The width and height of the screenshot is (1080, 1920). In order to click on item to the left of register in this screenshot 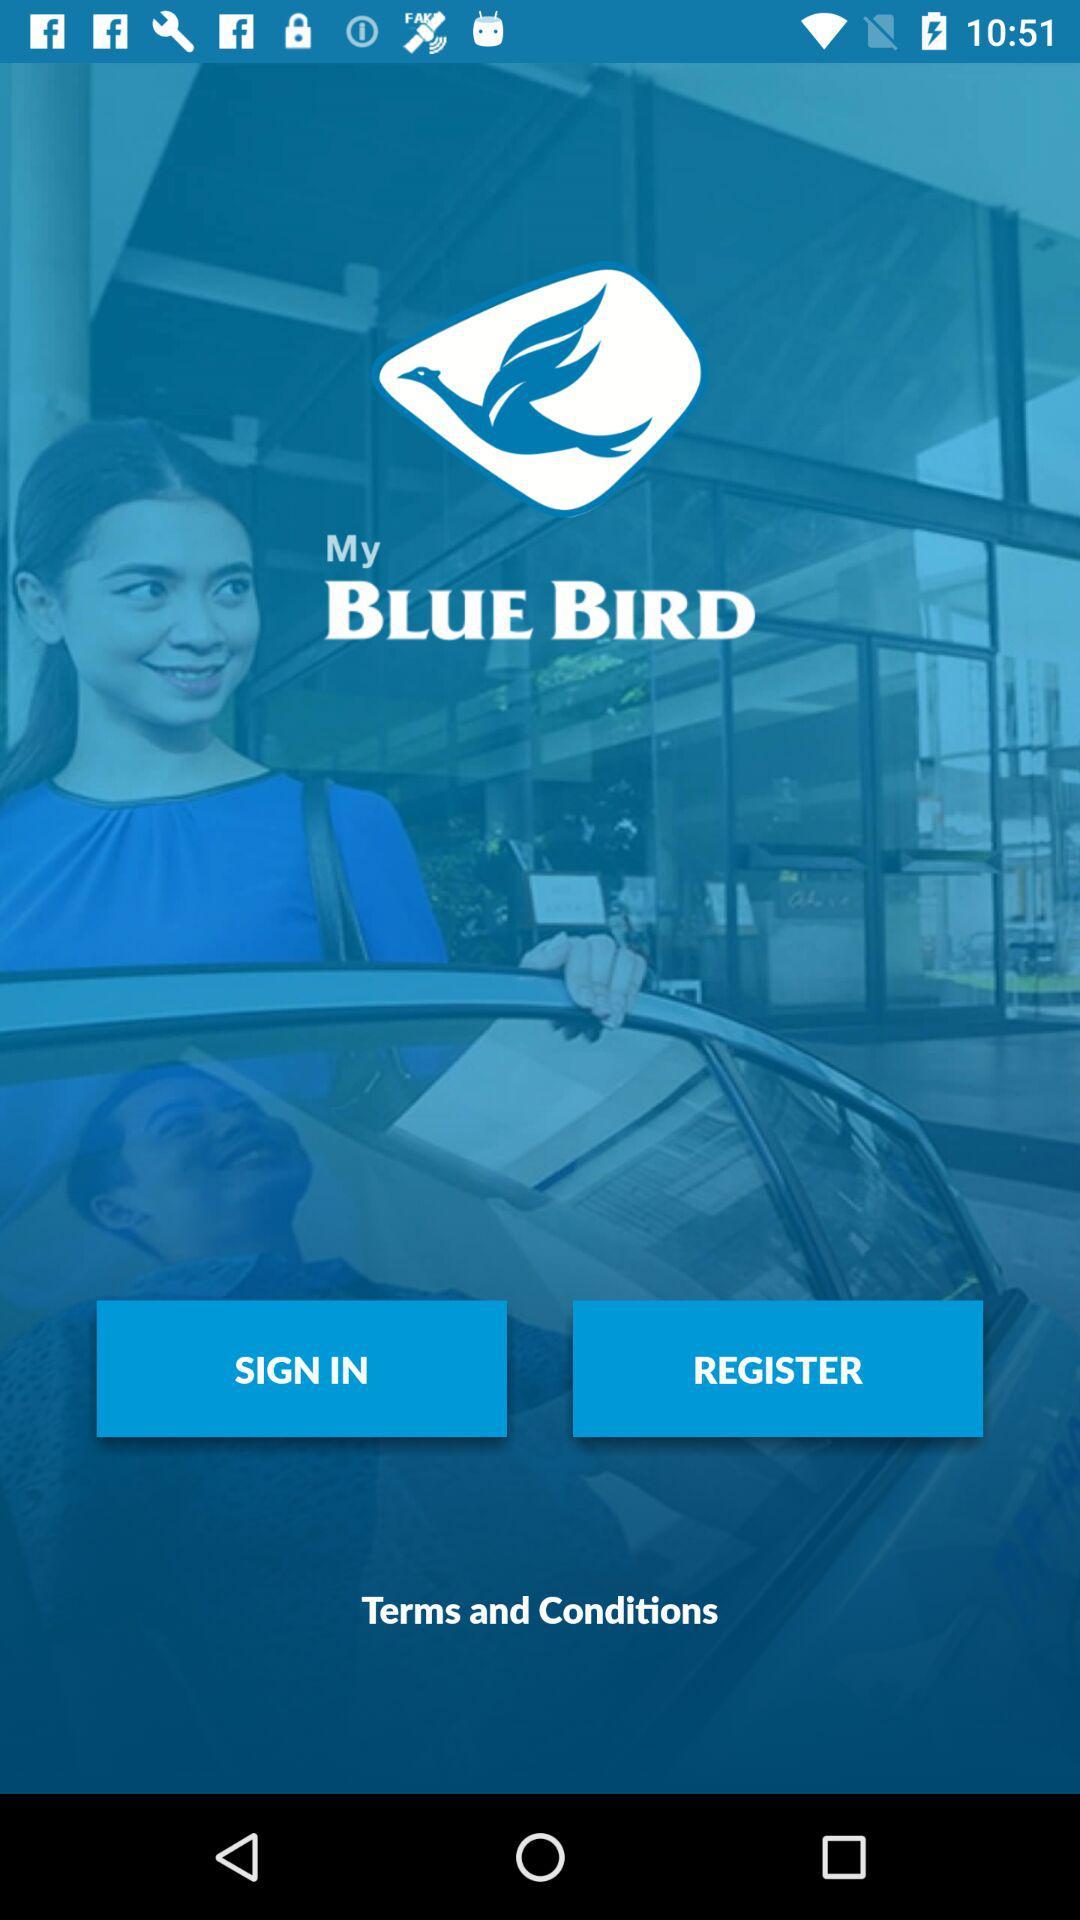, I will do `click(301, 1367)`.